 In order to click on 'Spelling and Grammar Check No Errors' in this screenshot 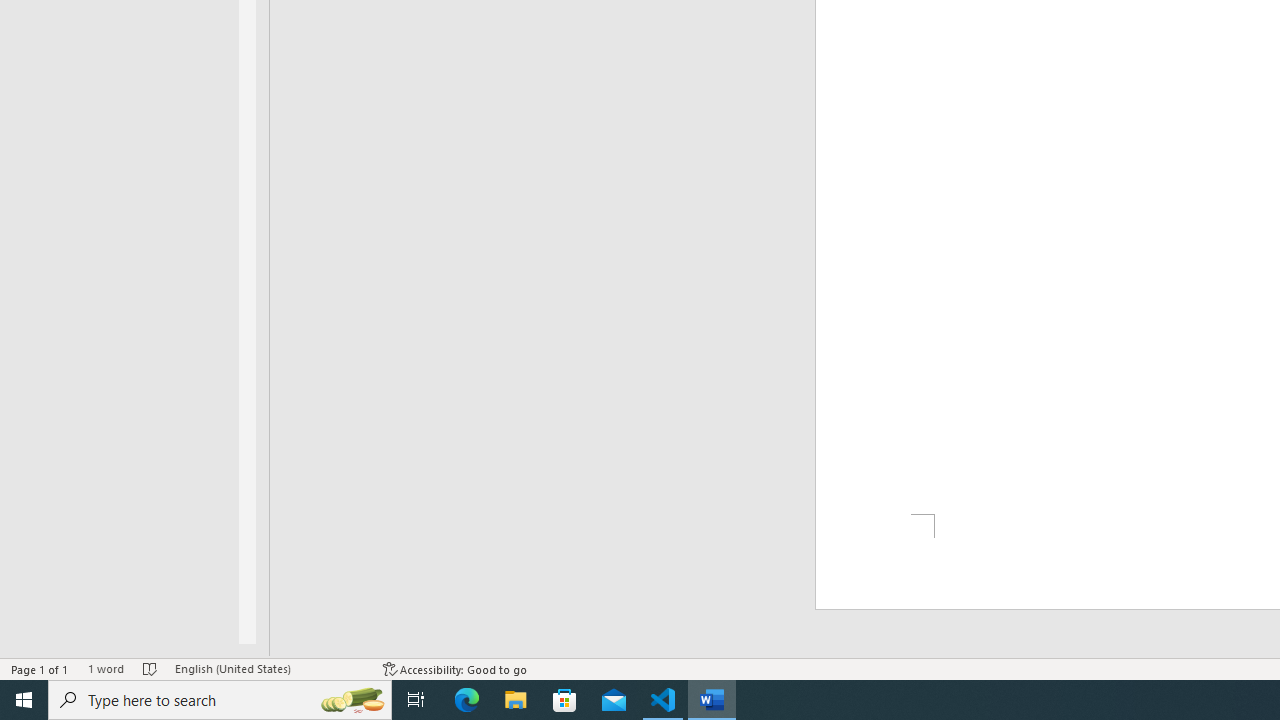, I will do `click(149, 669)`.